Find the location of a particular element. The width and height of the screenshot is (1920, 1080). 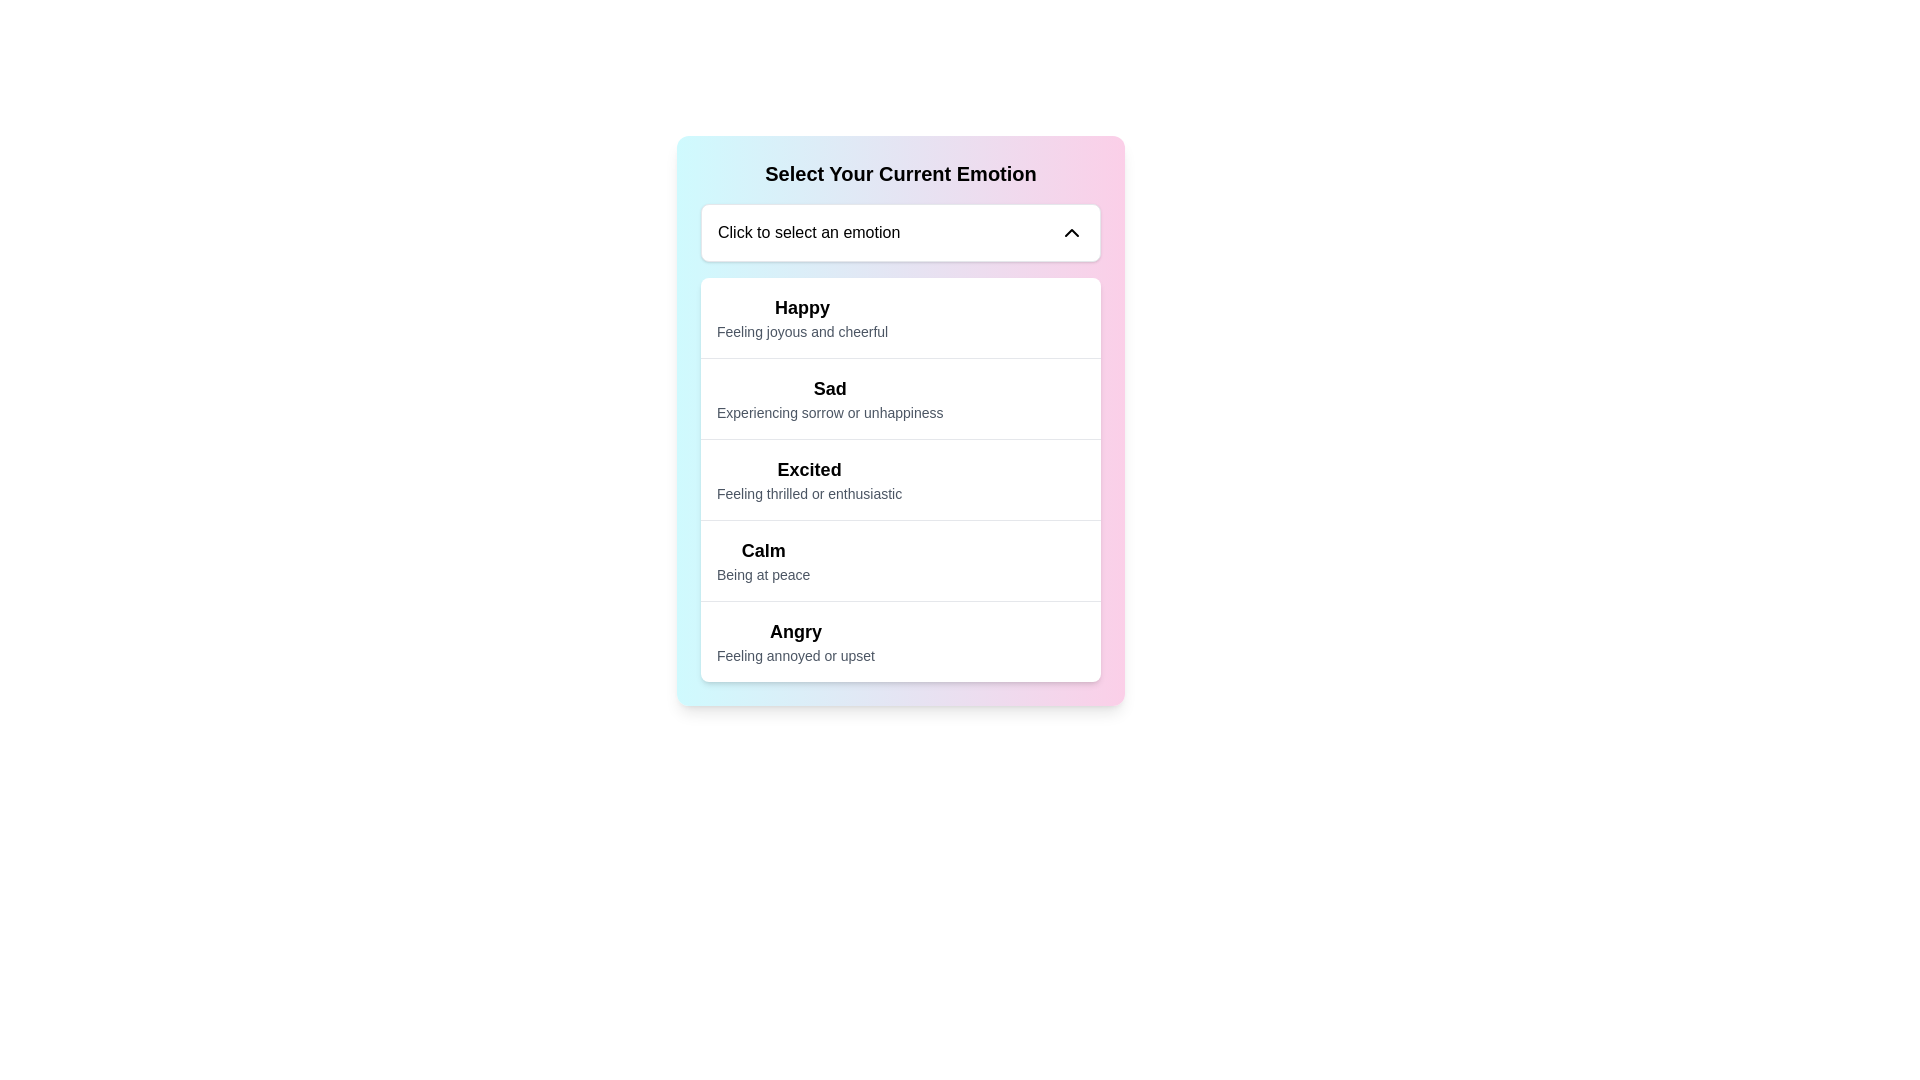

the 'Happy' emotion selection option, which is the first item in a vertical list of selectable emotions located below the dropdown labeled 'Click to select an emotion' is located at coordinates (802, 316).